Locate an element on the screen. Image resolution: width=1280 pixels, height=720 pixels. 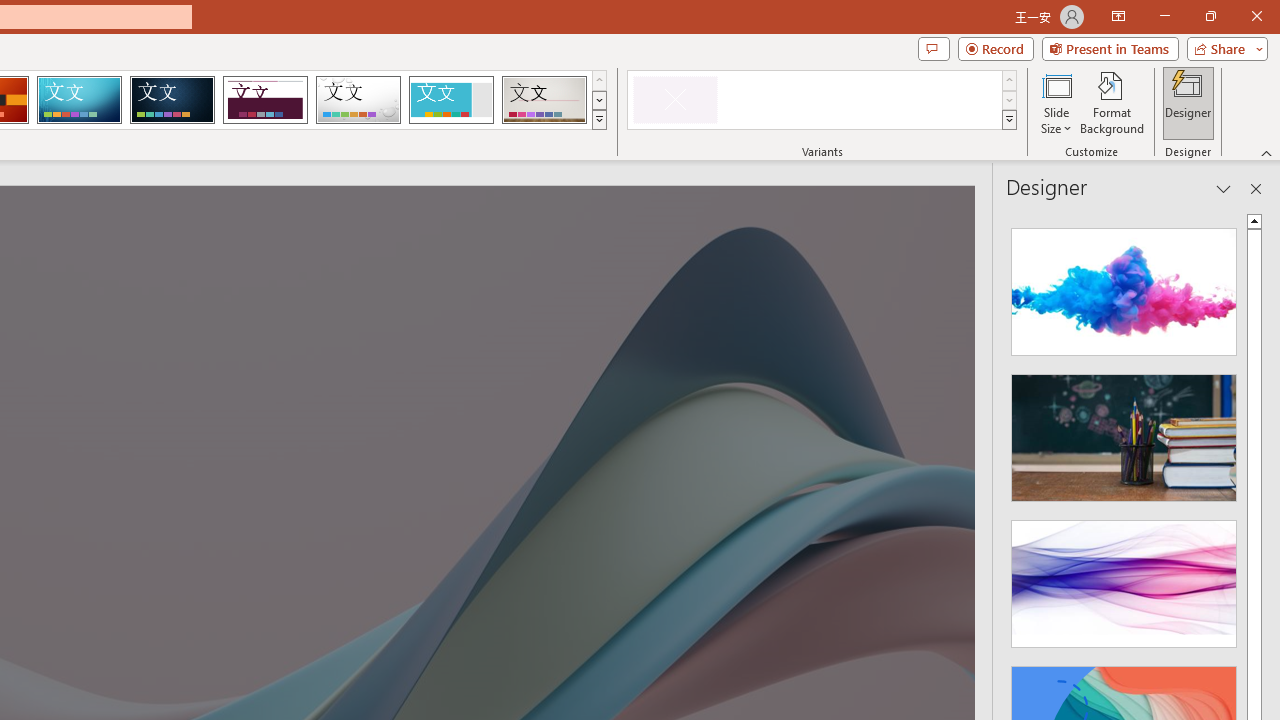
'Circuit' is located at coordinates (79, 100).